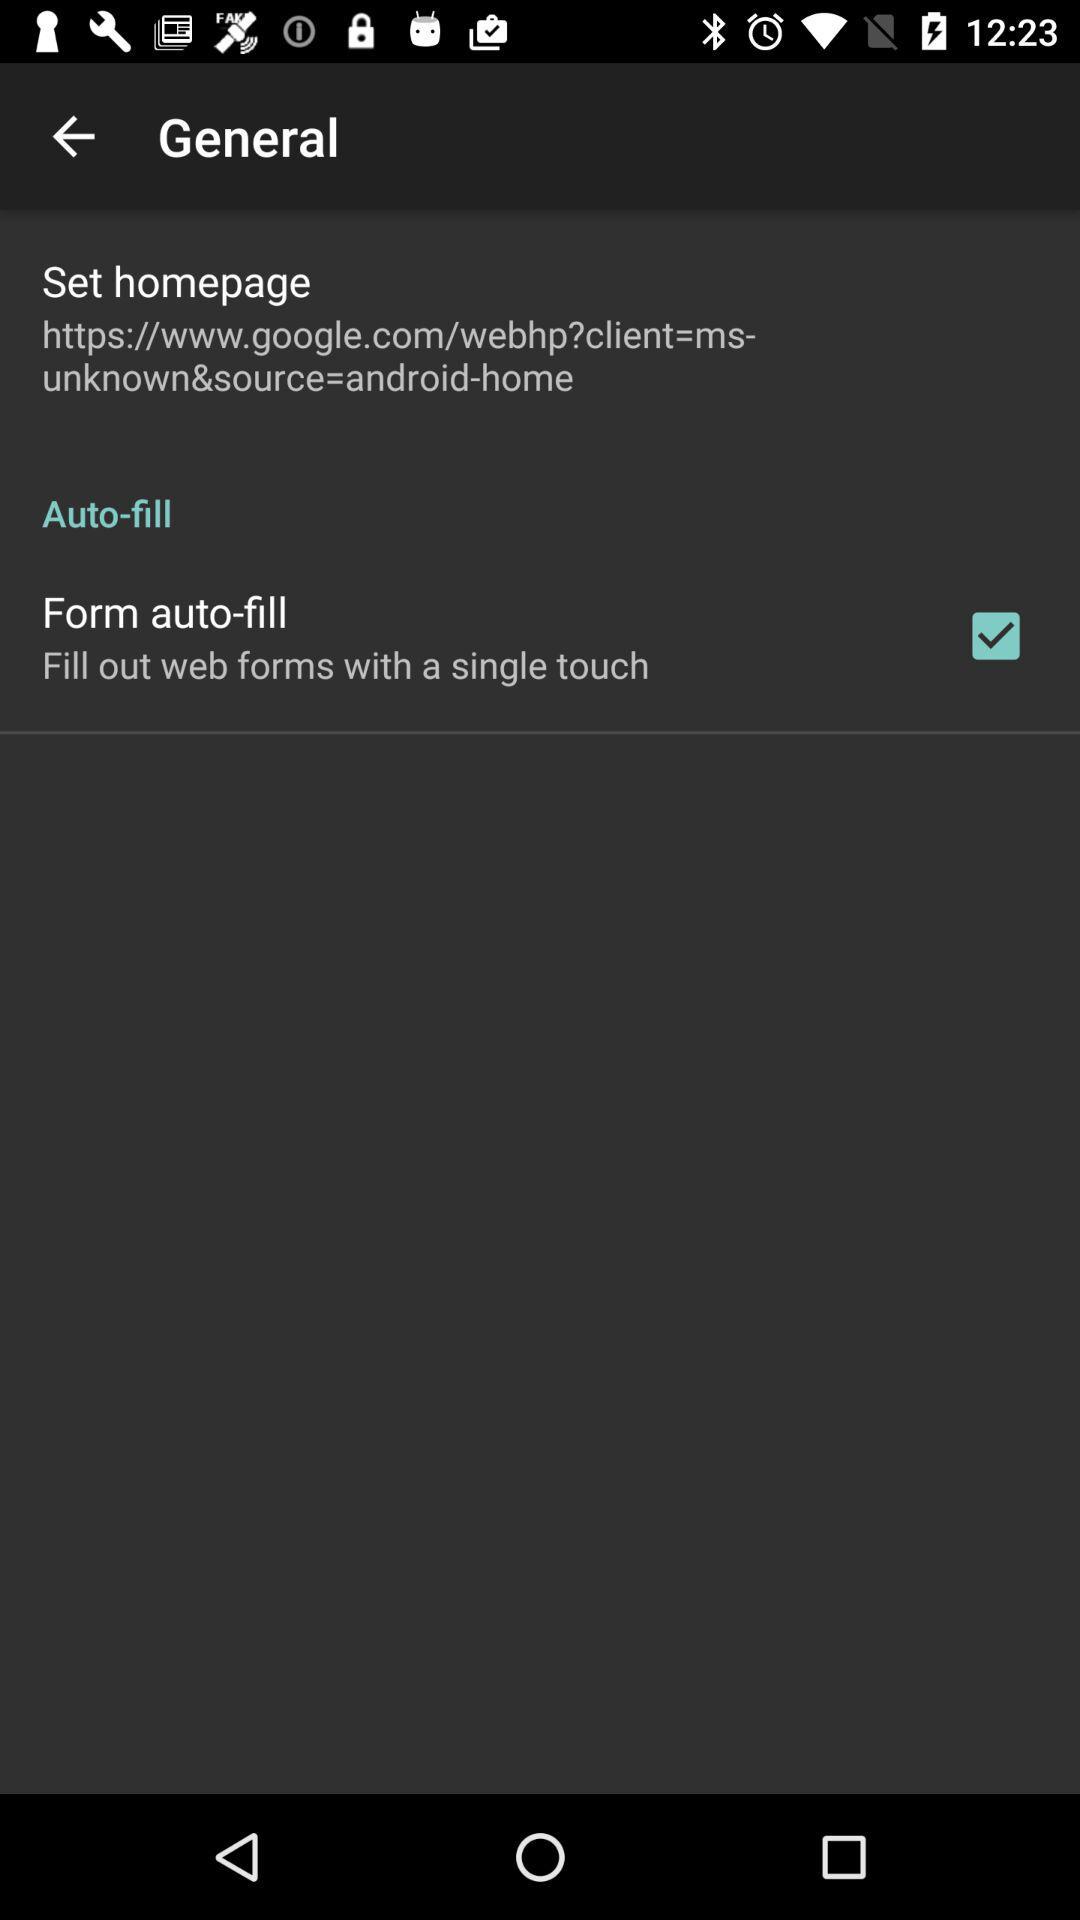  I want to click on app next to the fill out web item, so click(995, 634).